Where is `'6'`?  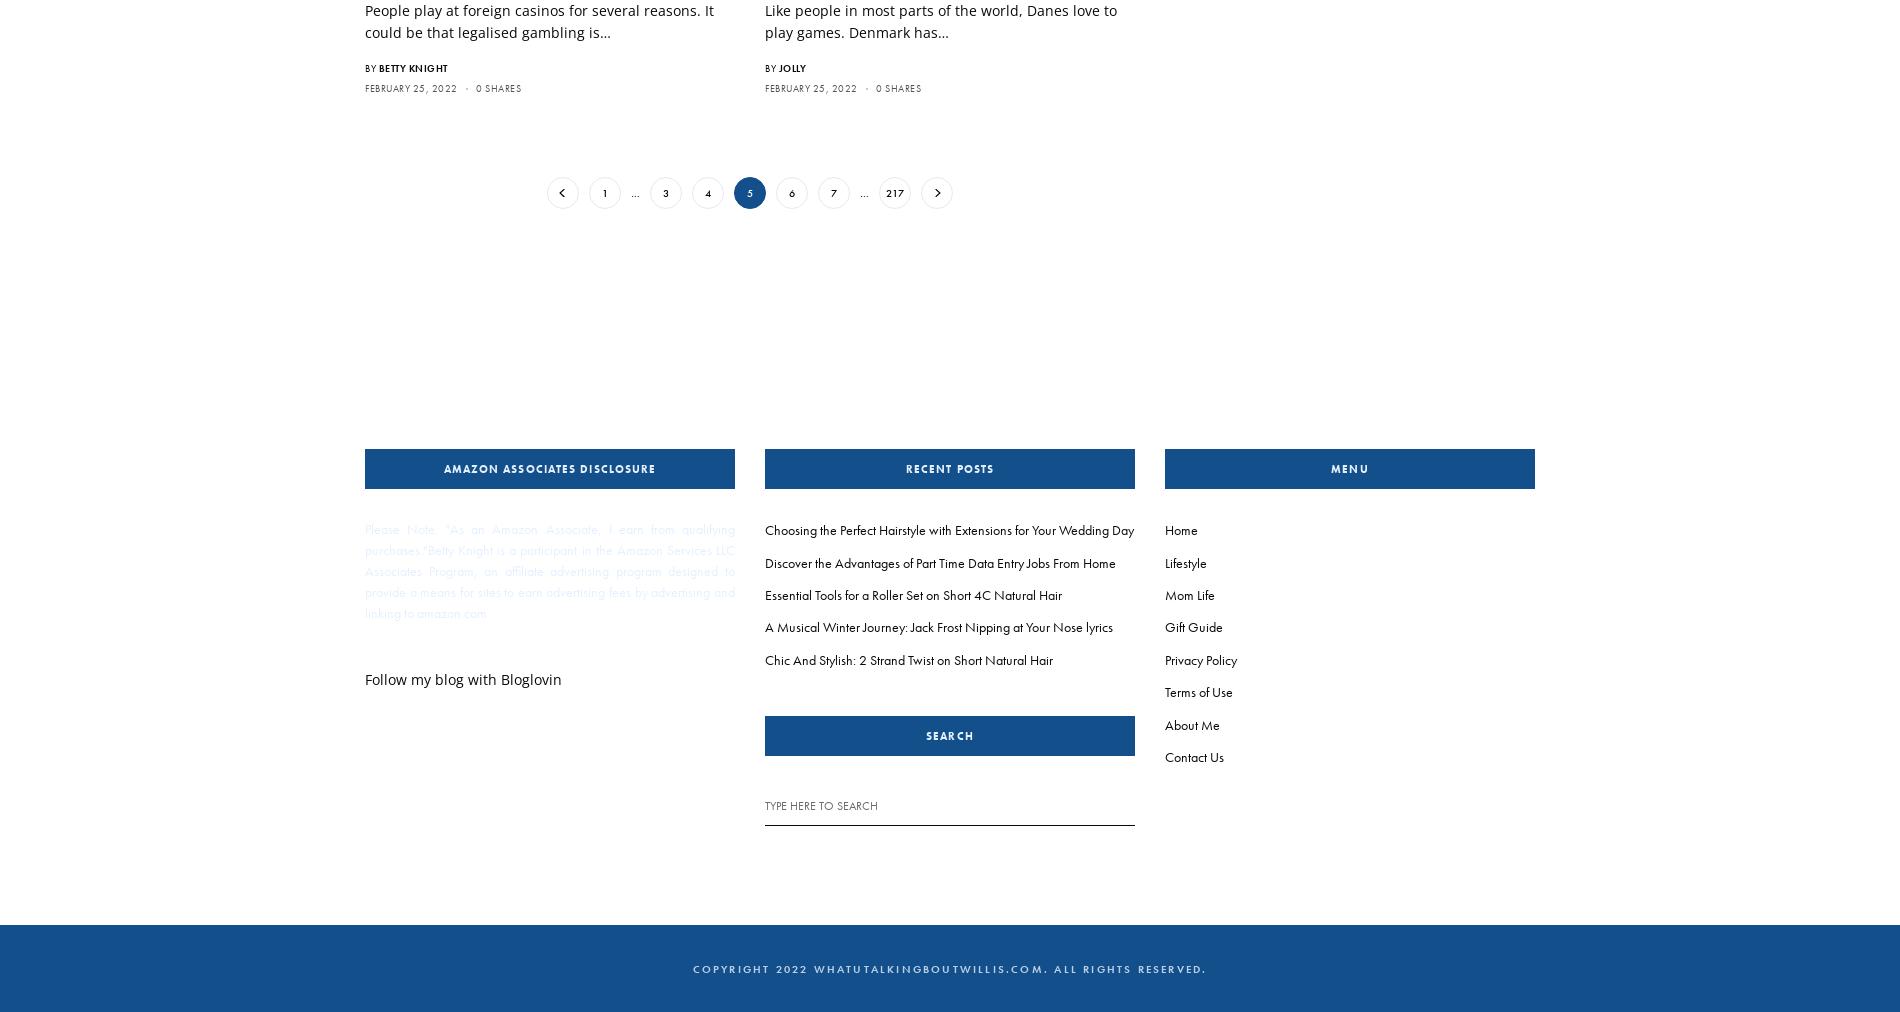
'6' is located at coordinates (790, 192).